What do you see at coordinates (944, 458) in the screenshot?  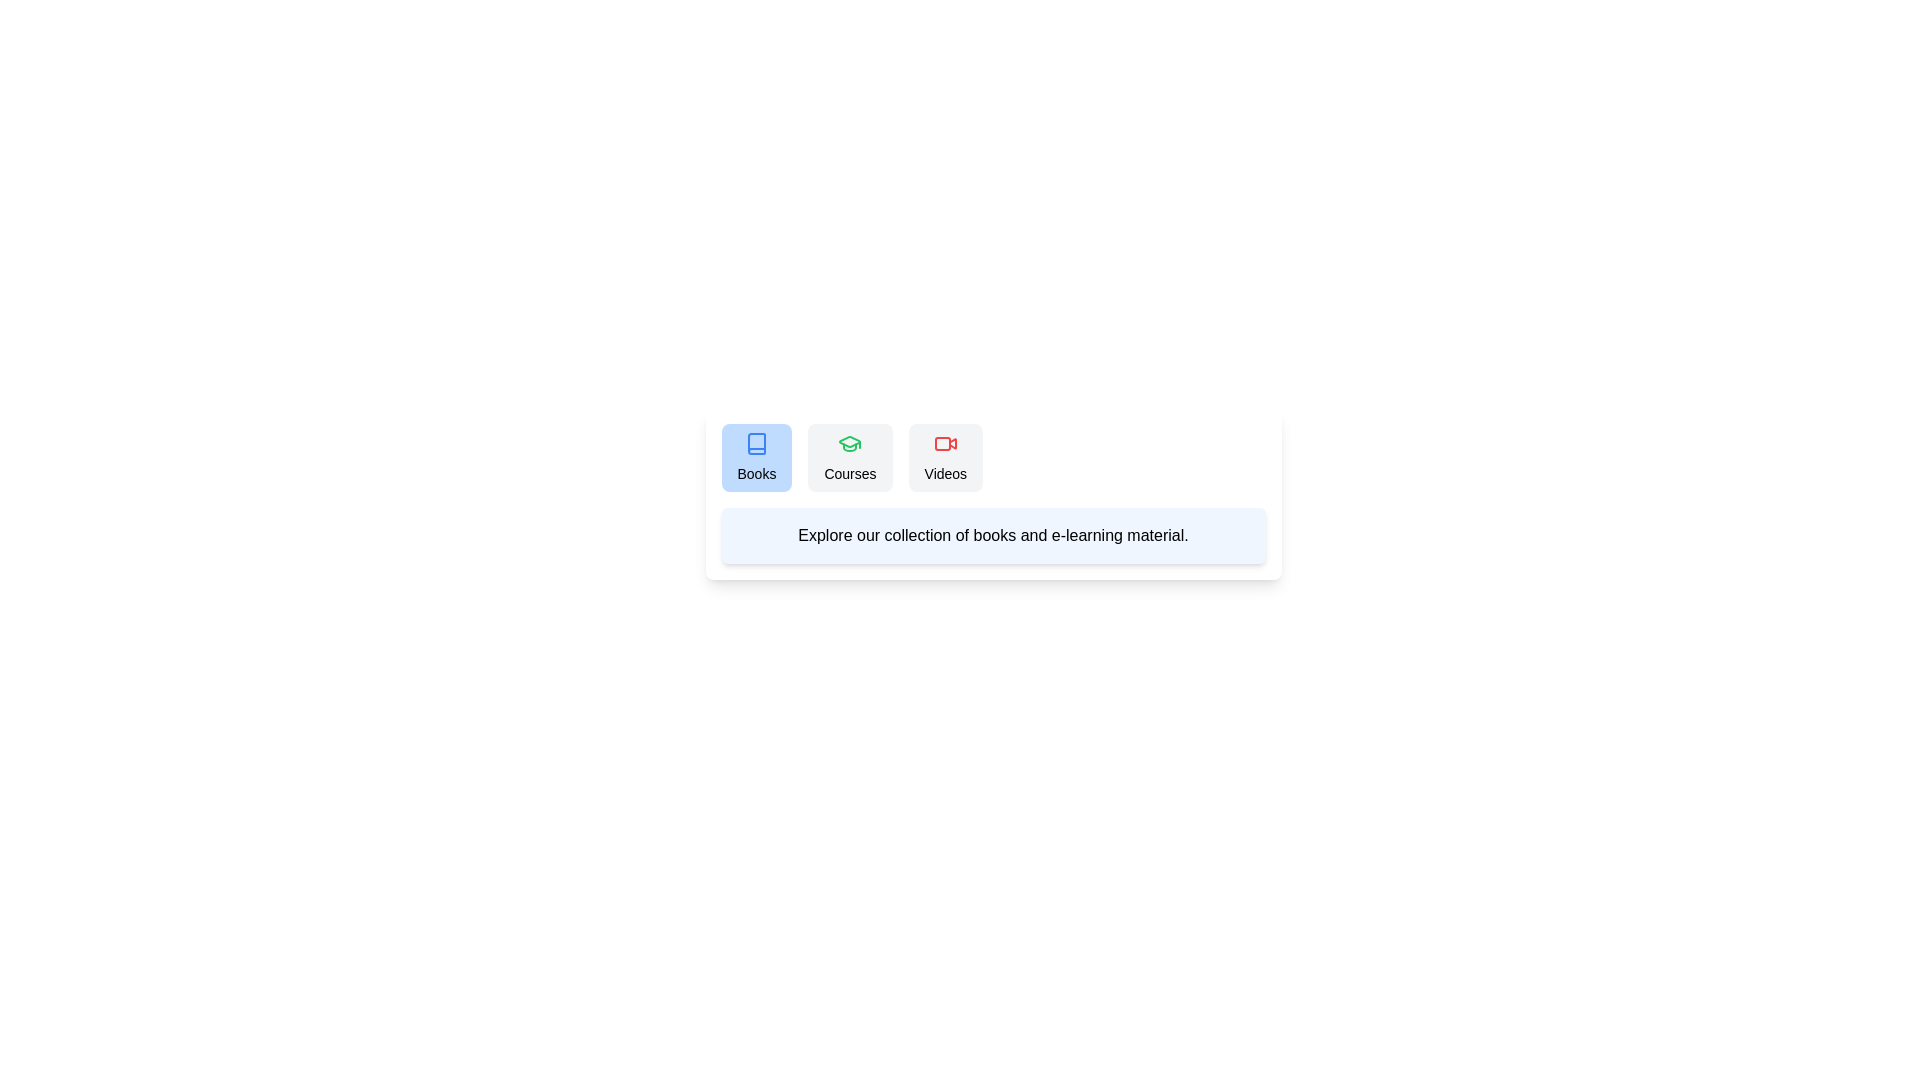 I see `the Videos tab to view its content` at bounding box center [944, 458].